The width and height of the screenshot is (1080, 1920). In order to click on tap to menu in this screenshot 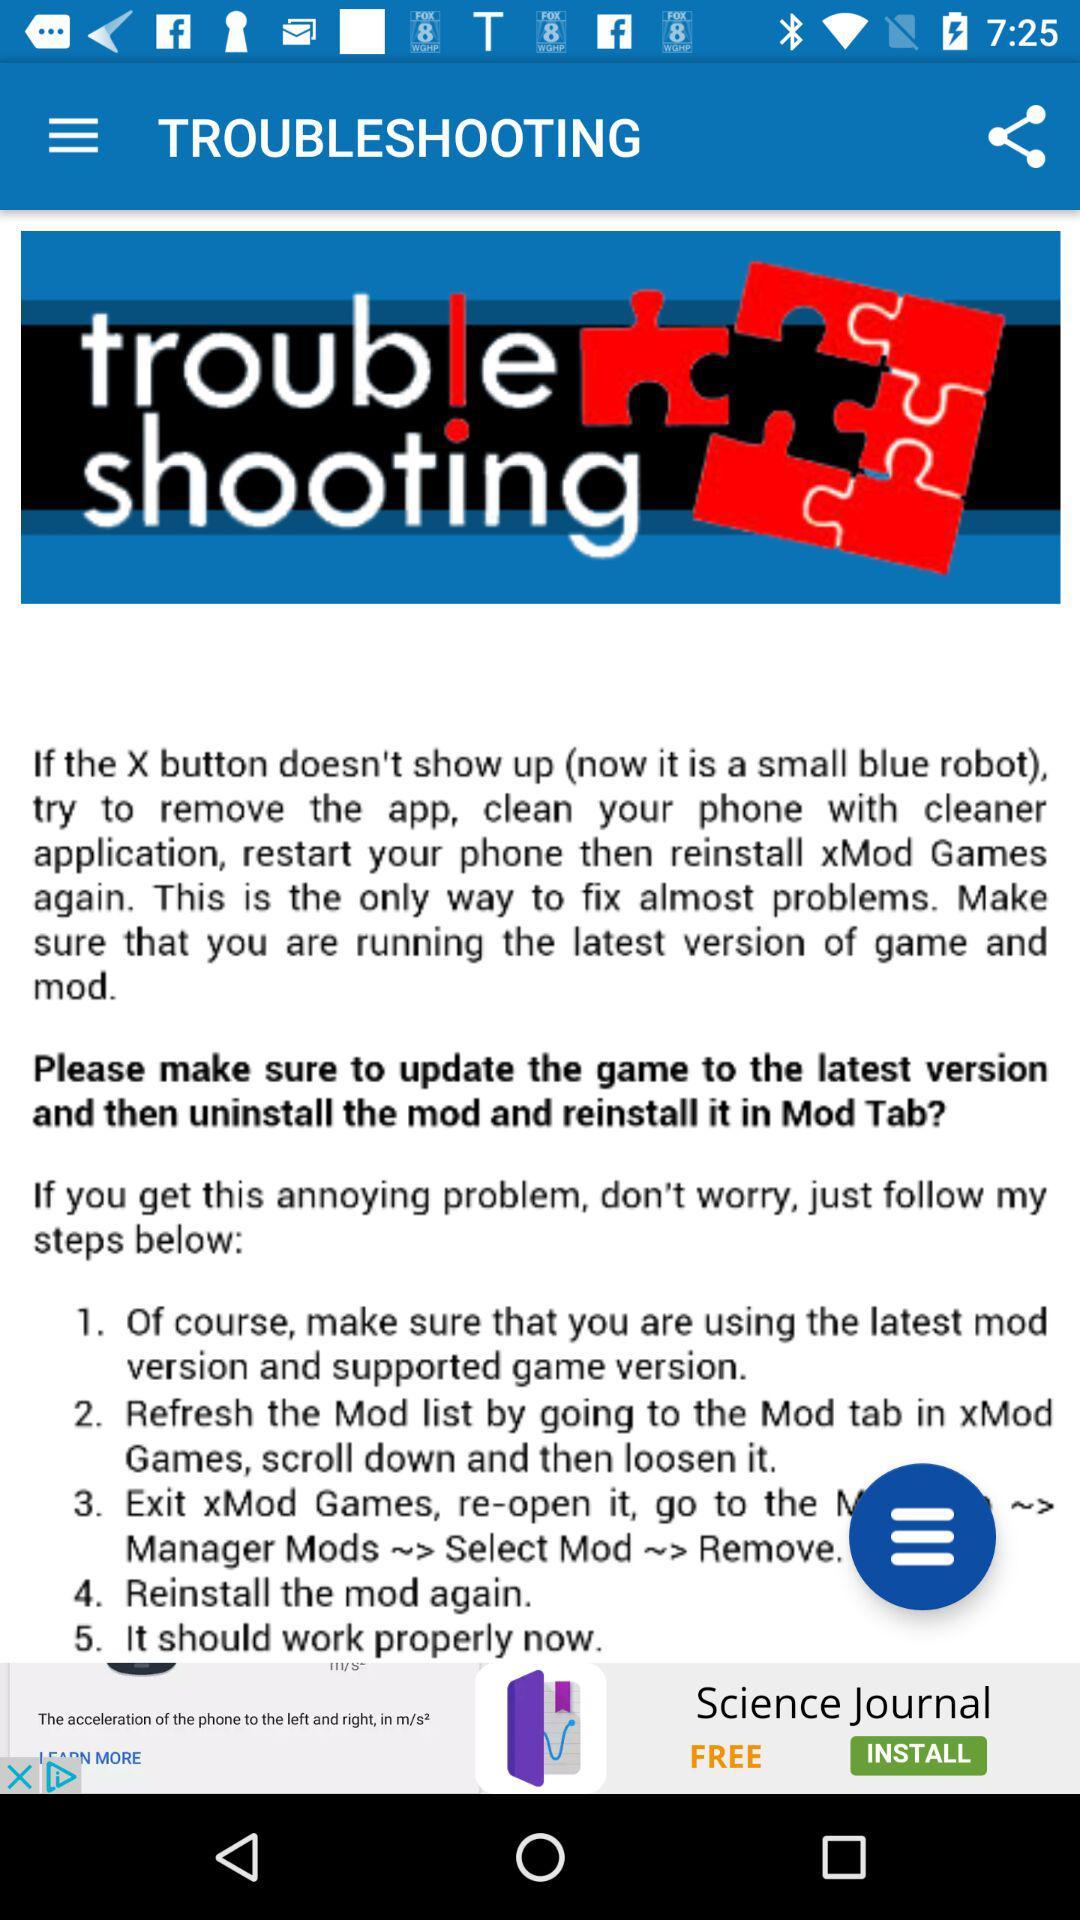, I will do `click(922, 1535)`.